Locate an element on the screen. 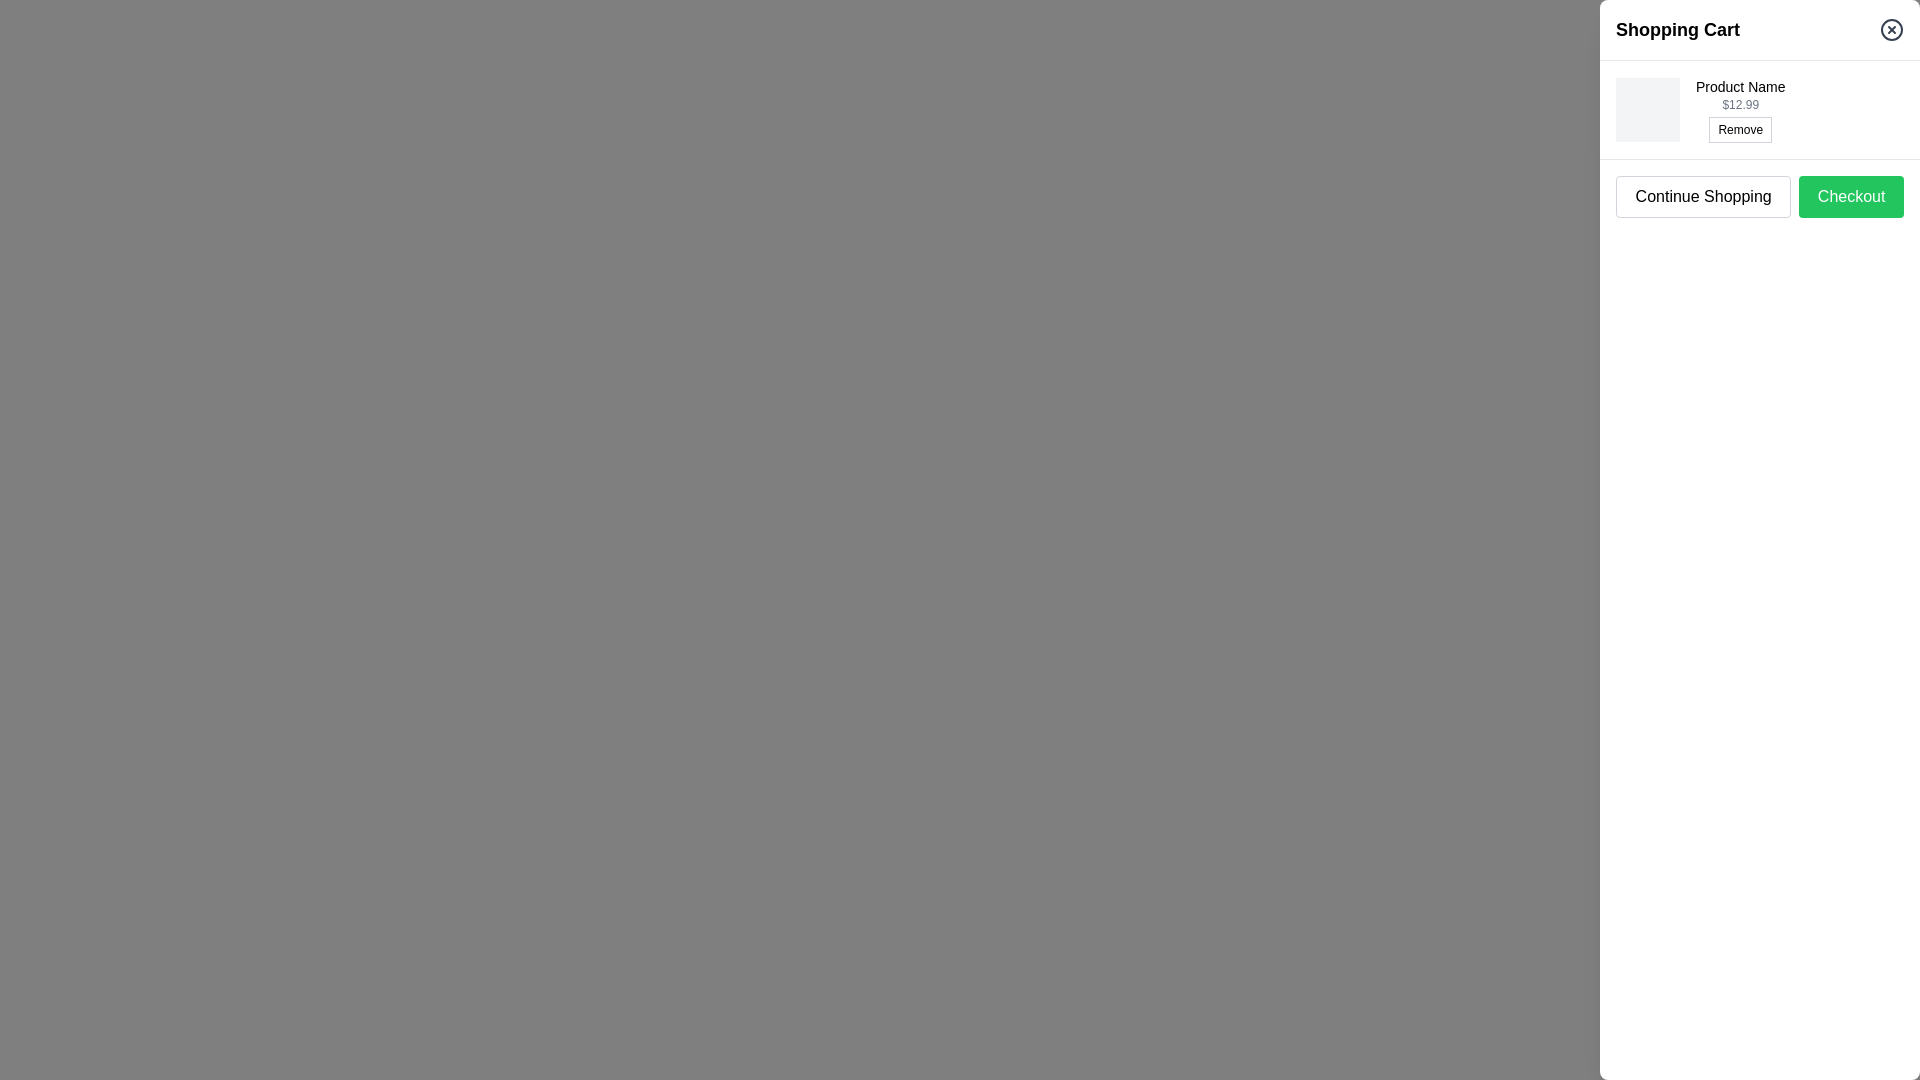 The image size is (1920, 1080). the product name of the first item in the shopping cart list is located at coordinates (1760, 110).